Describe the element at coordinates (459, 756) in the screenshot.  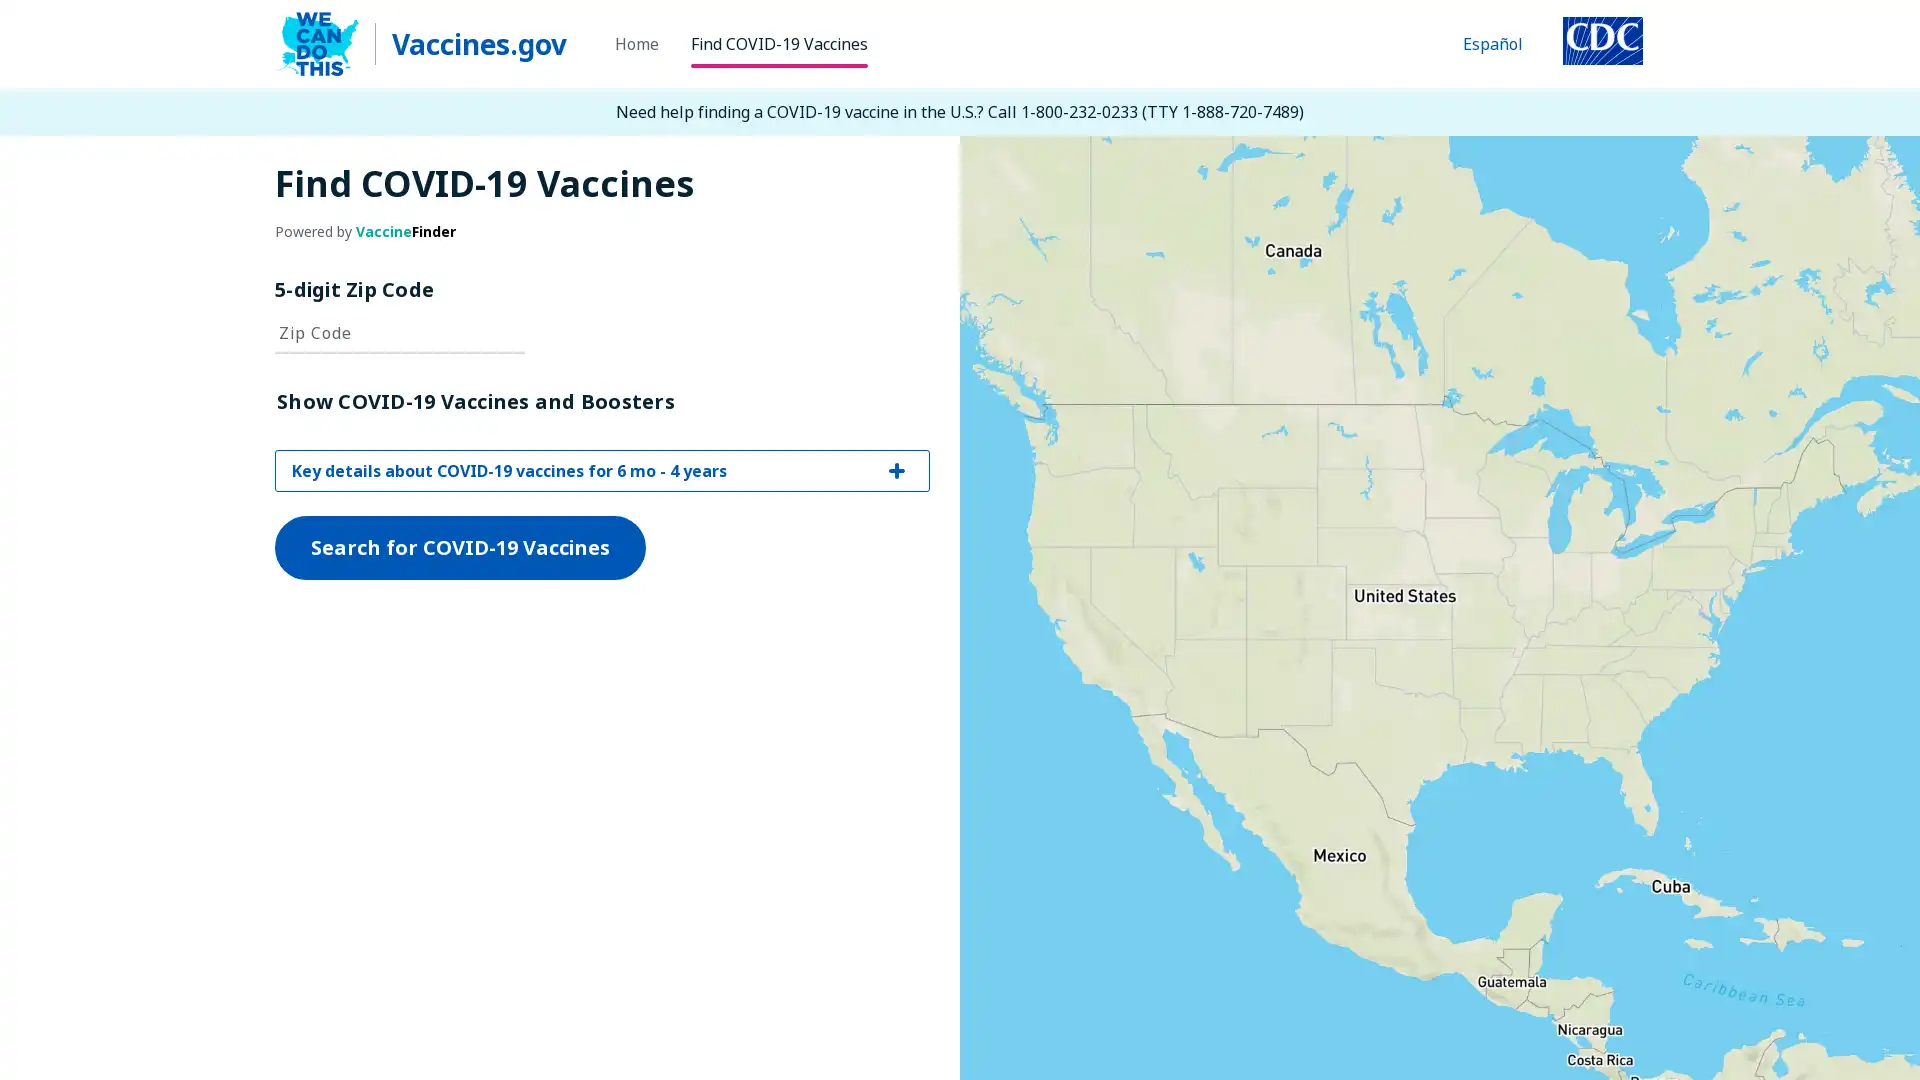
I see `Search for COVID19 Vaccines` at that location.